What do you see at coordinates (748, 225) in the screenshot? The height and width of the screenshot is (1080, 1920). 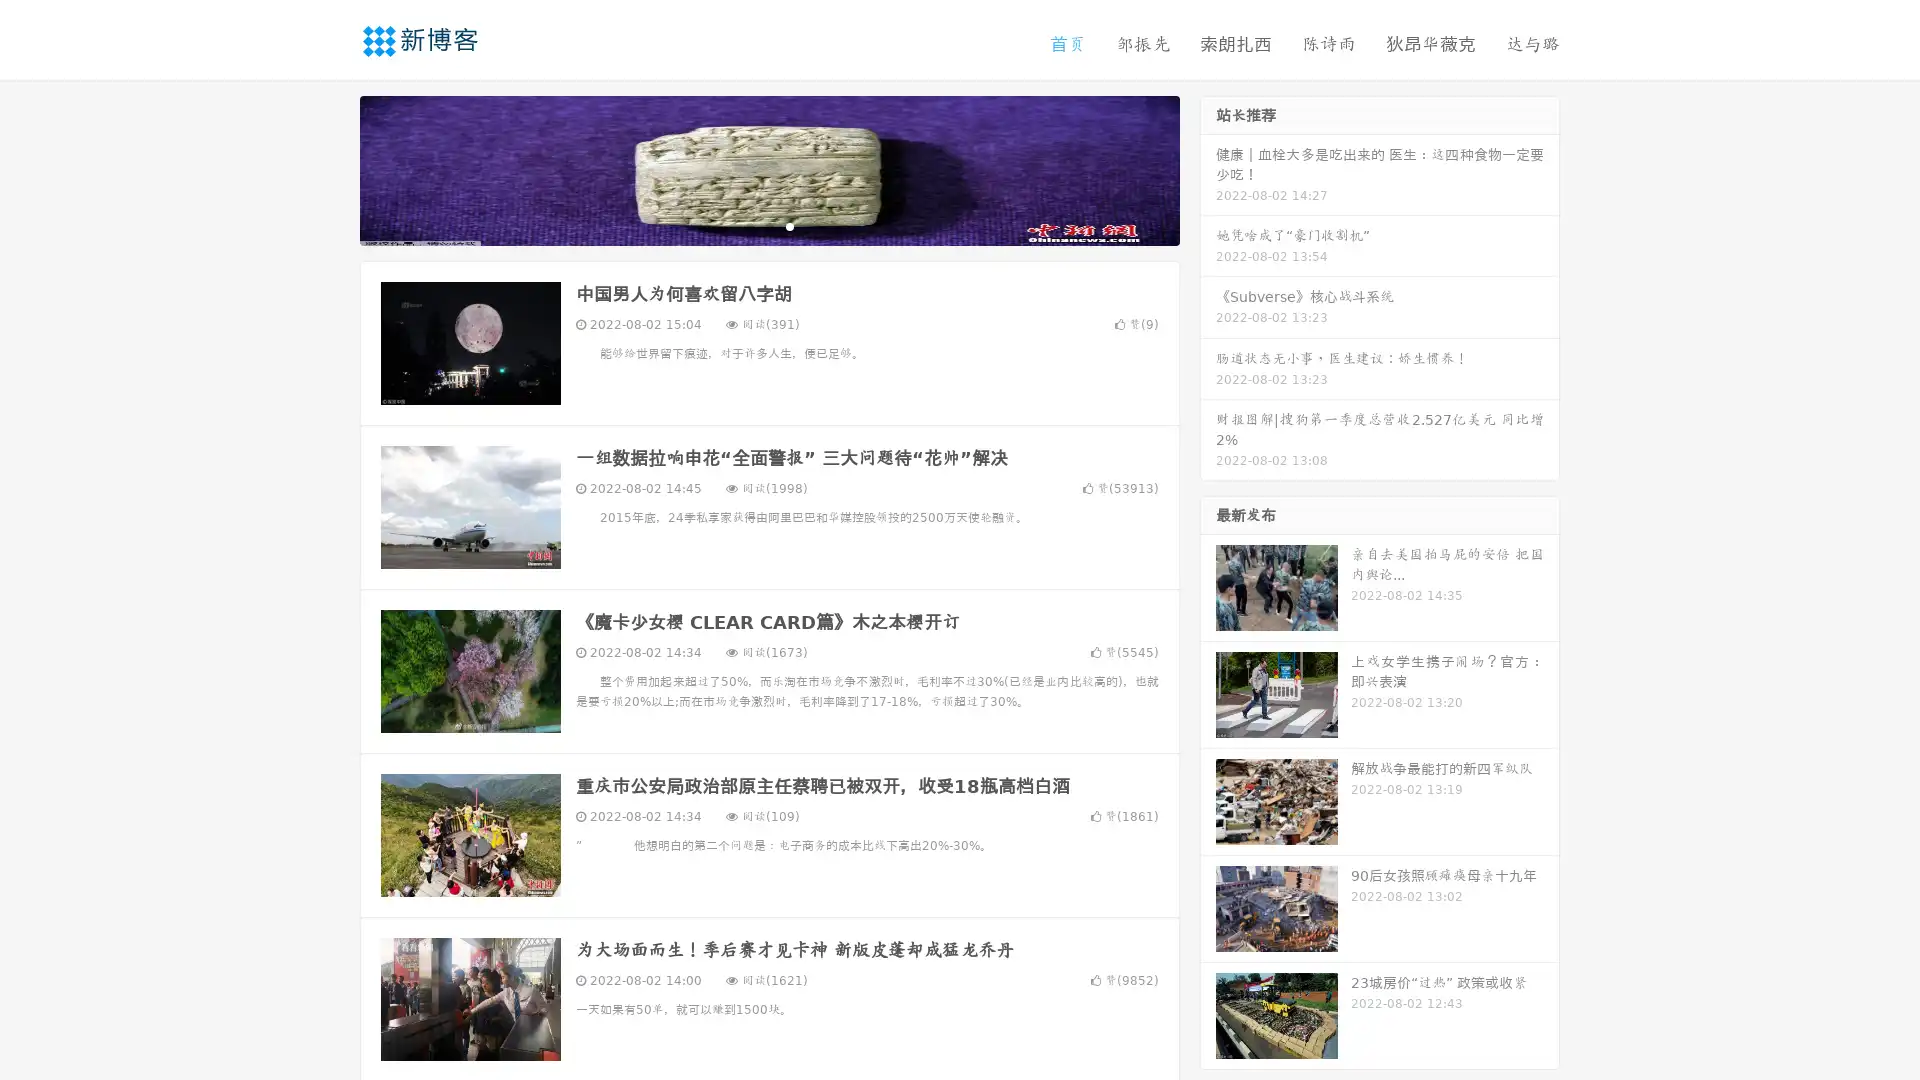 I see `Go to slide 1` at bounding box center [748, 225].